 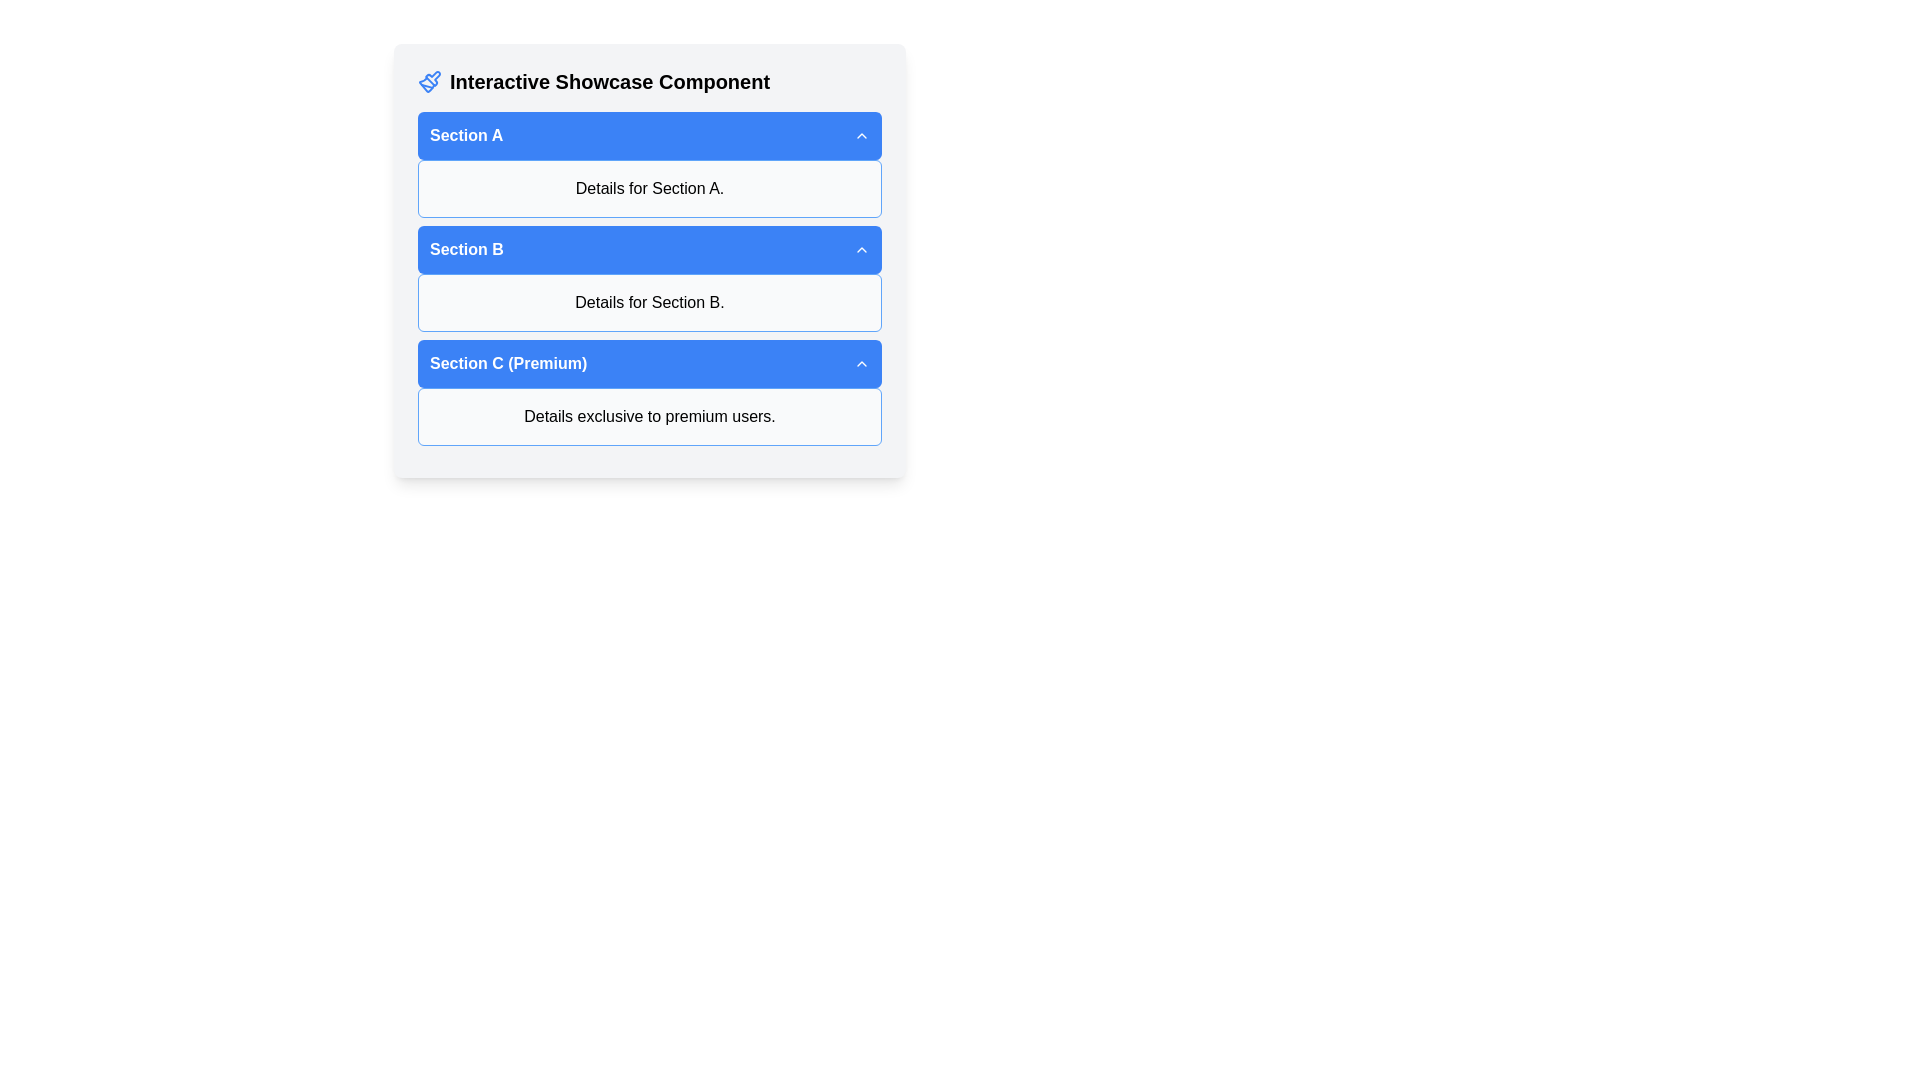 I want to click on the blue rectangular button labeled 'Section C (Premium)' with rounded corners, so click(x=649, y=363).